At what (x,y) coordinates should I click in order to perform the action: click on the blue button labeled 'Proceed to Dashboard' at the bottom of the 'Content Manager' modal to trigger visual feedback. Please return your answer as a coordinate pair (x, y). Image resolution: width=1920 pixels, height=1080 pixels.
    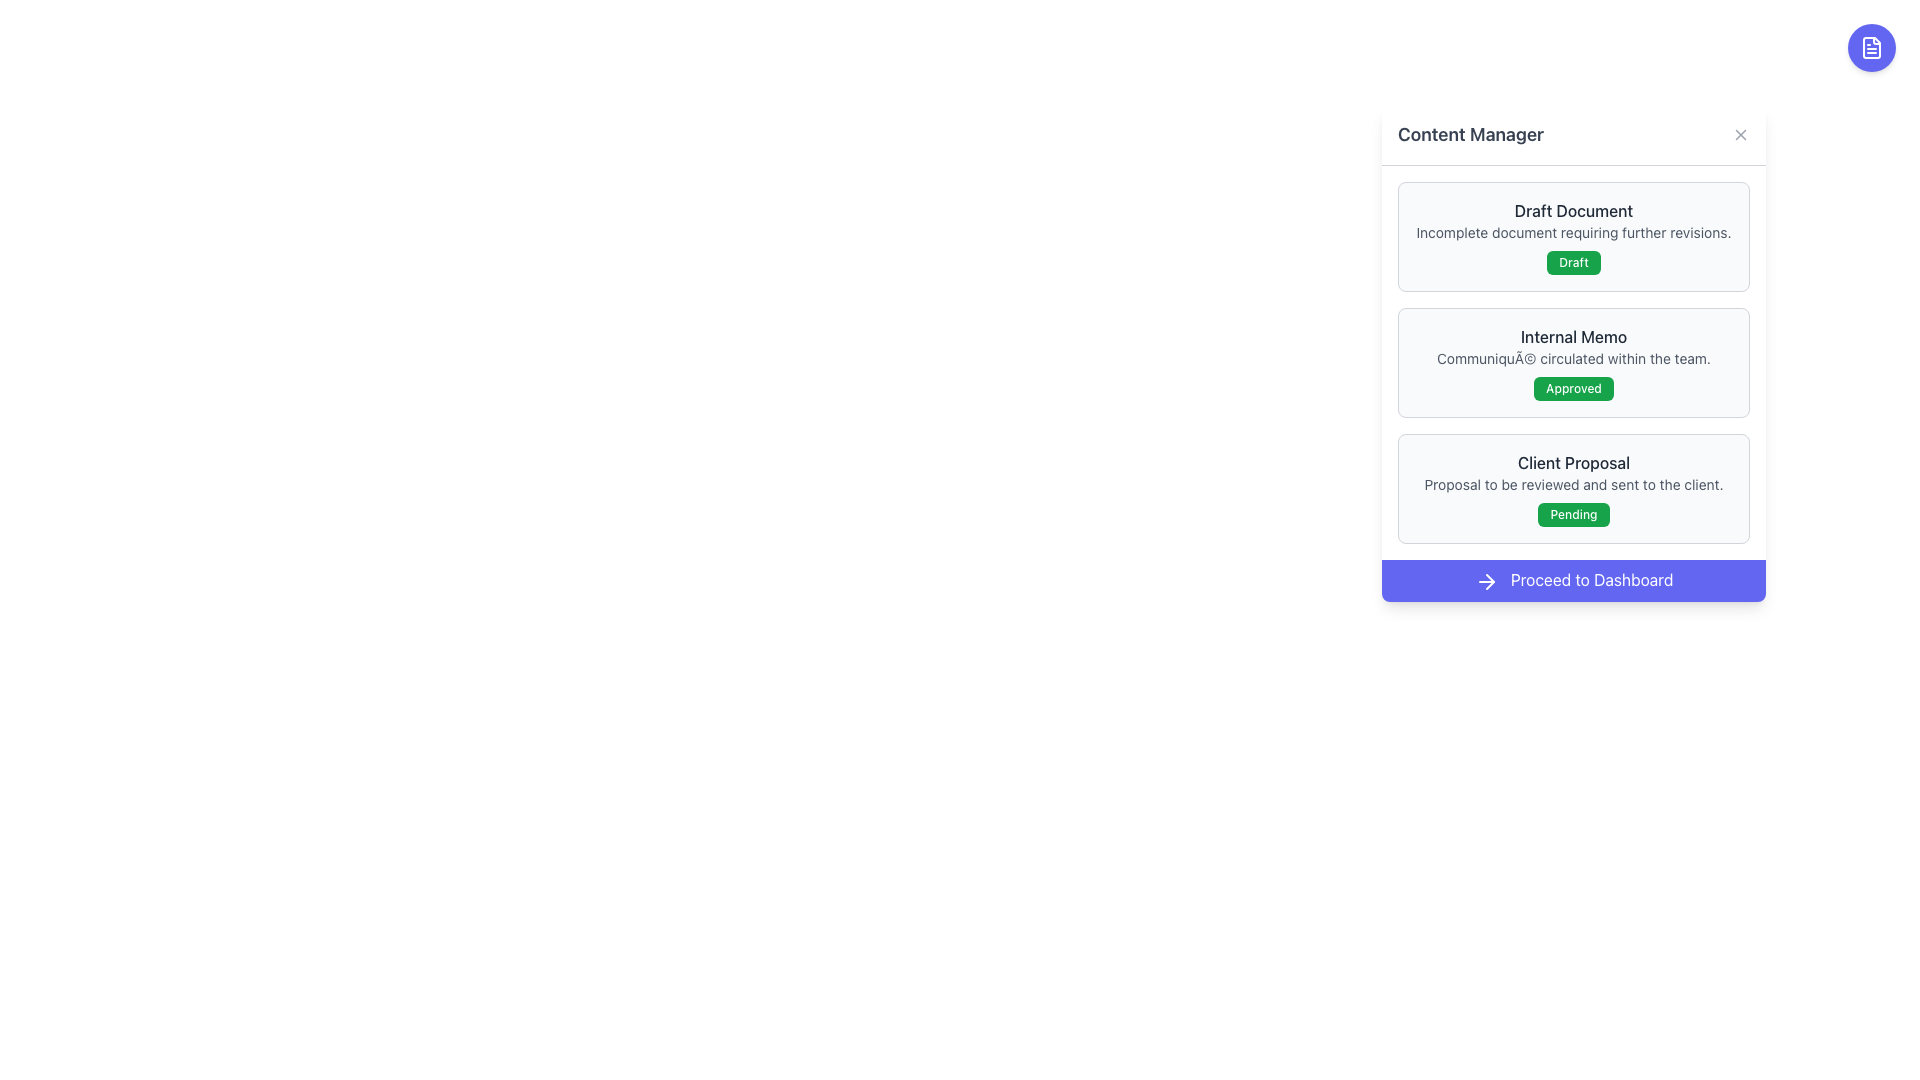
    Looking at the image, I should click on (1573, 579).